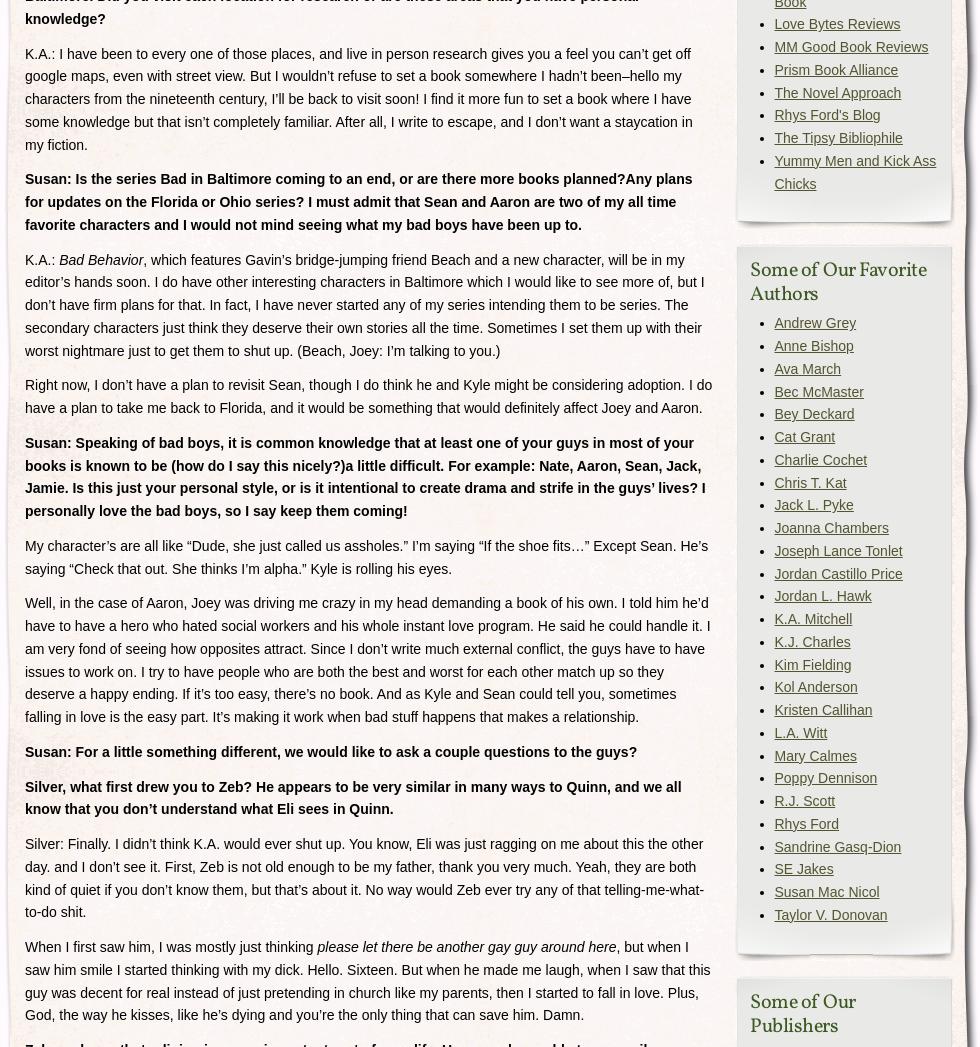  What do you see at coordinates (804, 437) in the screenshot?
I see `'Cat Grant'` at bounding box center [804, 437].